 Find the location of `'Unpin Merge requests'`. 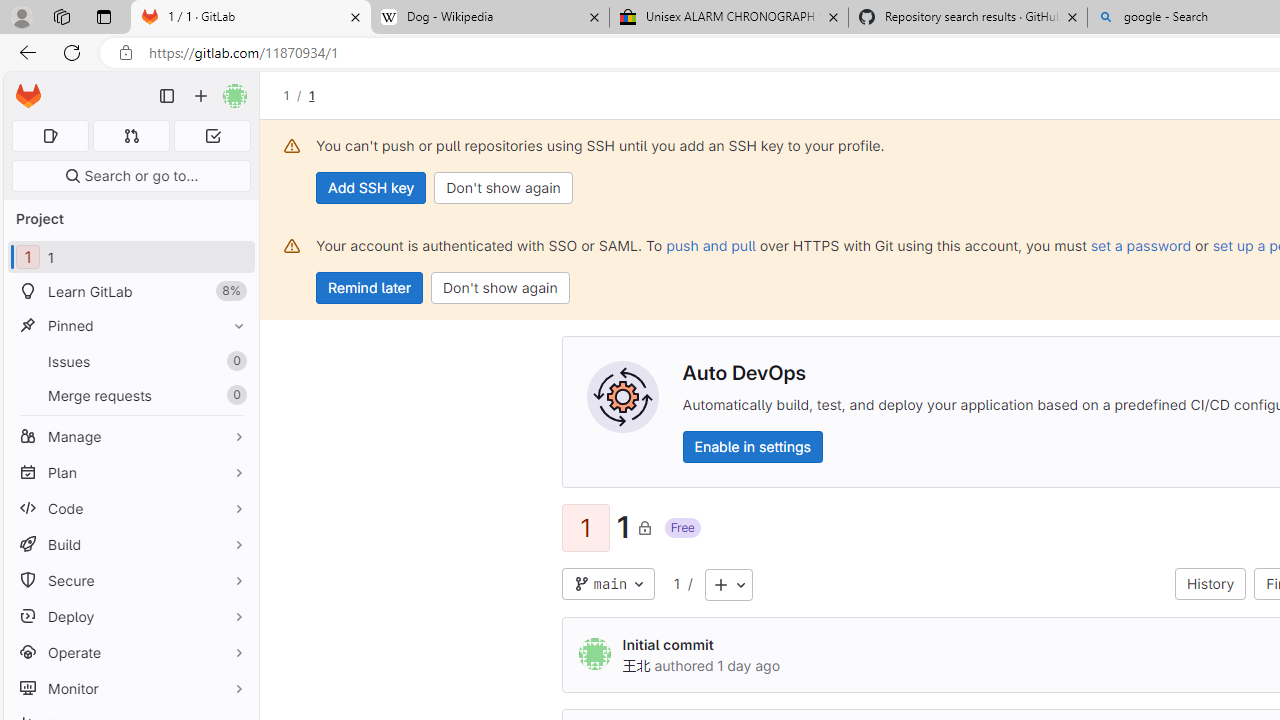

'Unpin Merge requests' is located at coordinates (234, 395).